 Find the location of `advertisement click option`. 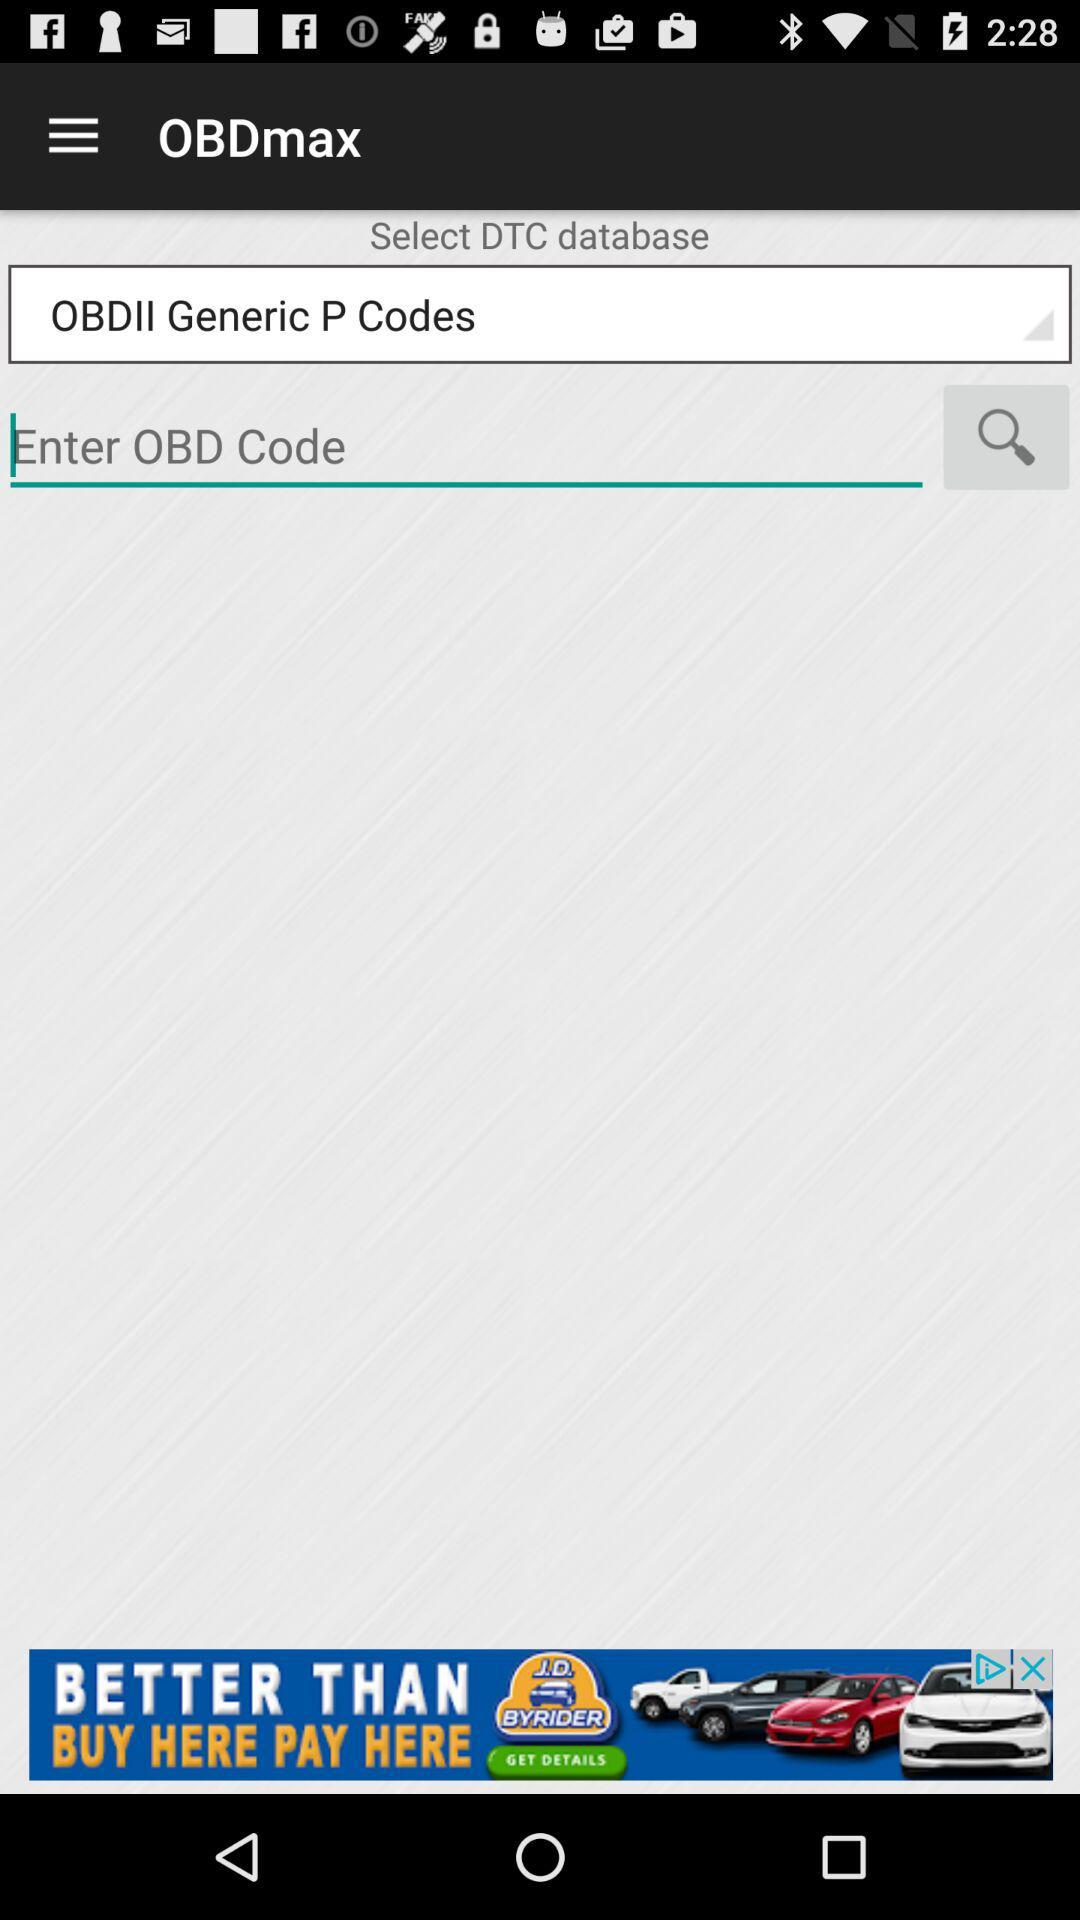

advertisement click option is located at coordinates (540, 1713).